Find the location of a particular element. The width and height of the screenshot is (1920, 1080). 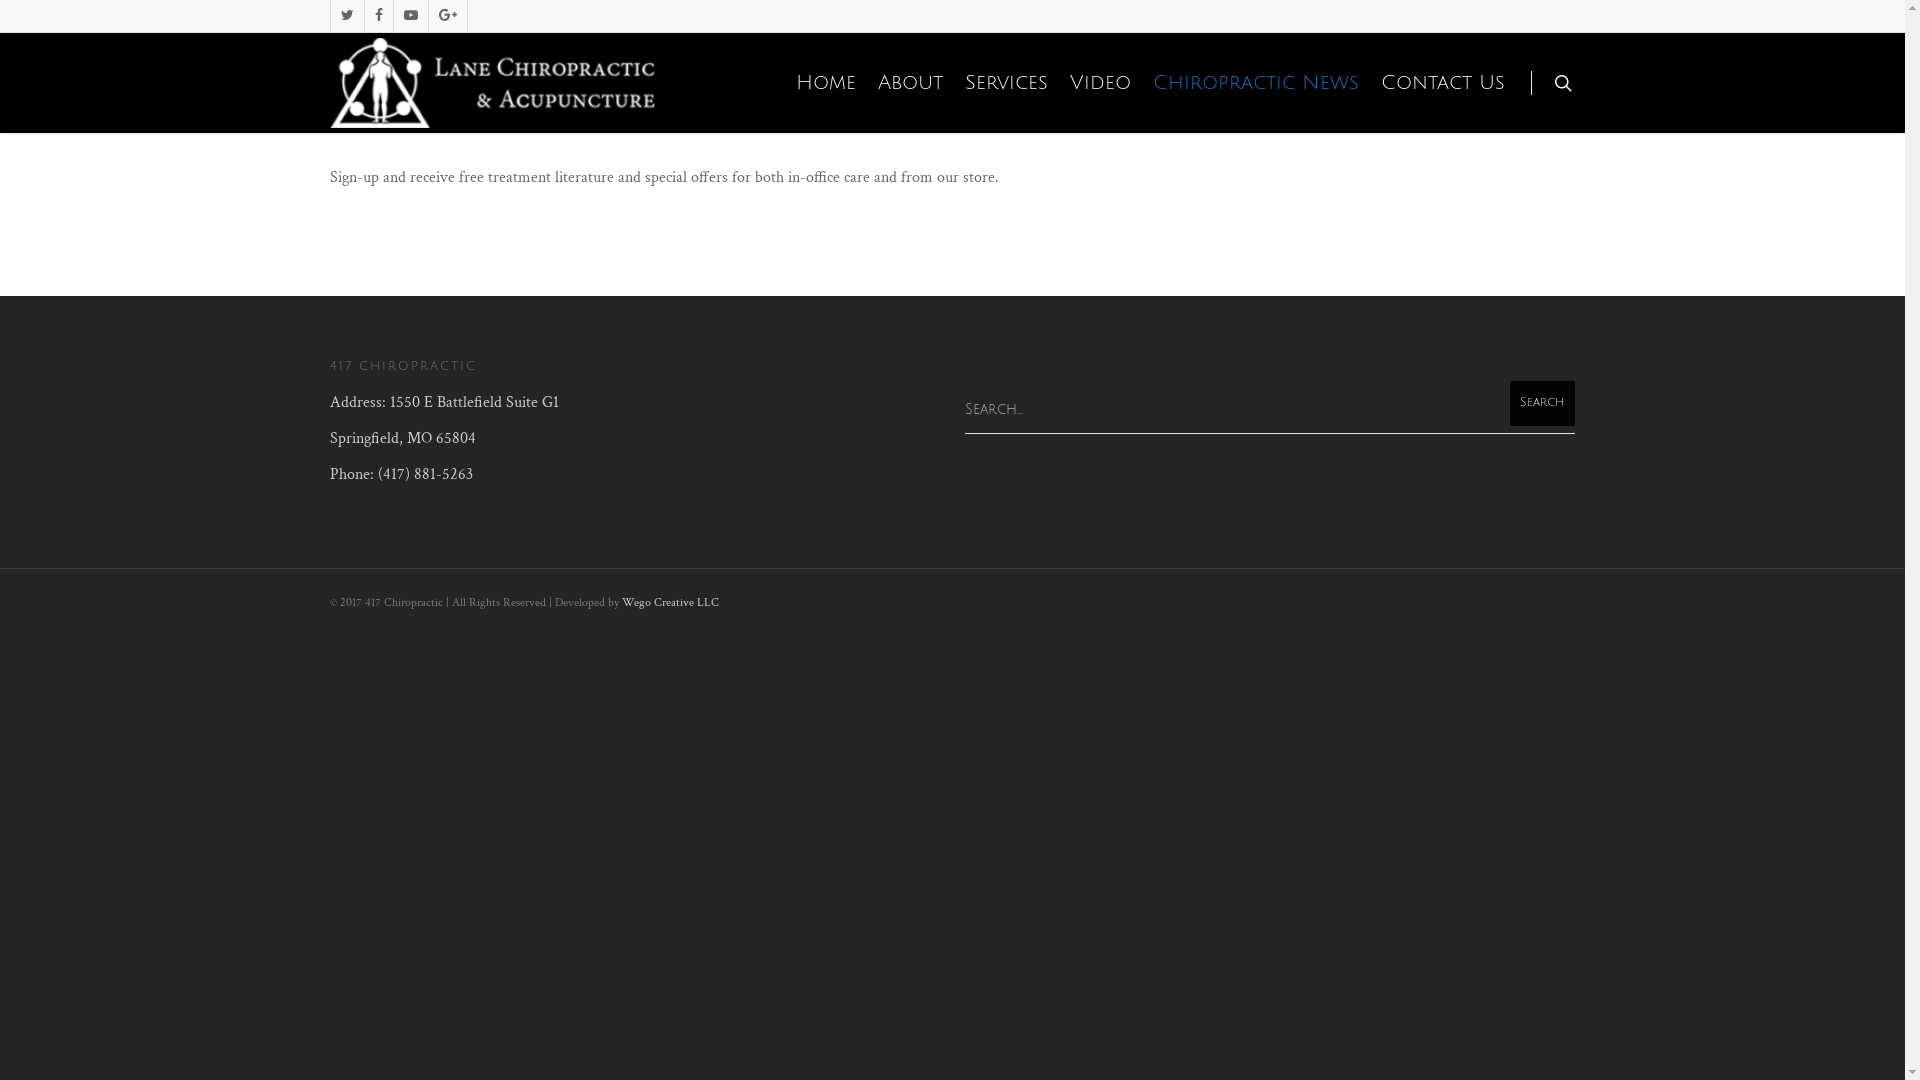

'Services' is located at coordinates (1006, 84).